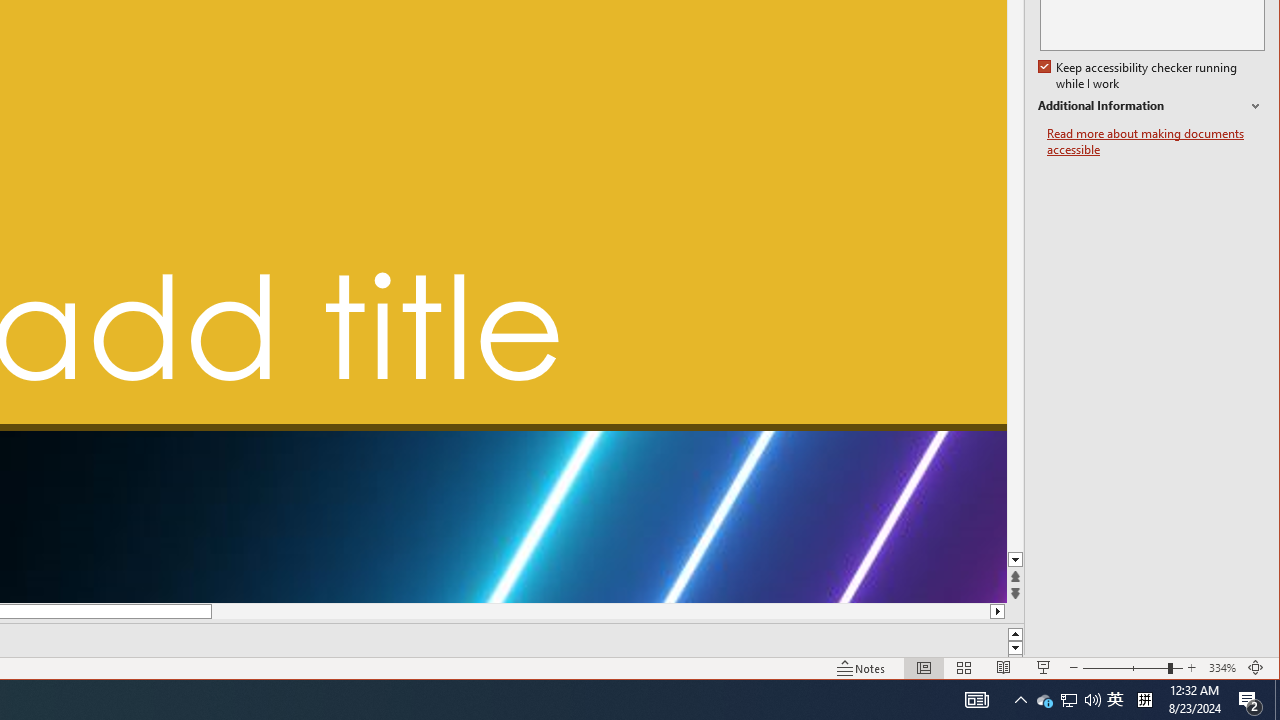  I want to click on 'Zoom 334%', so click(1221, 668).